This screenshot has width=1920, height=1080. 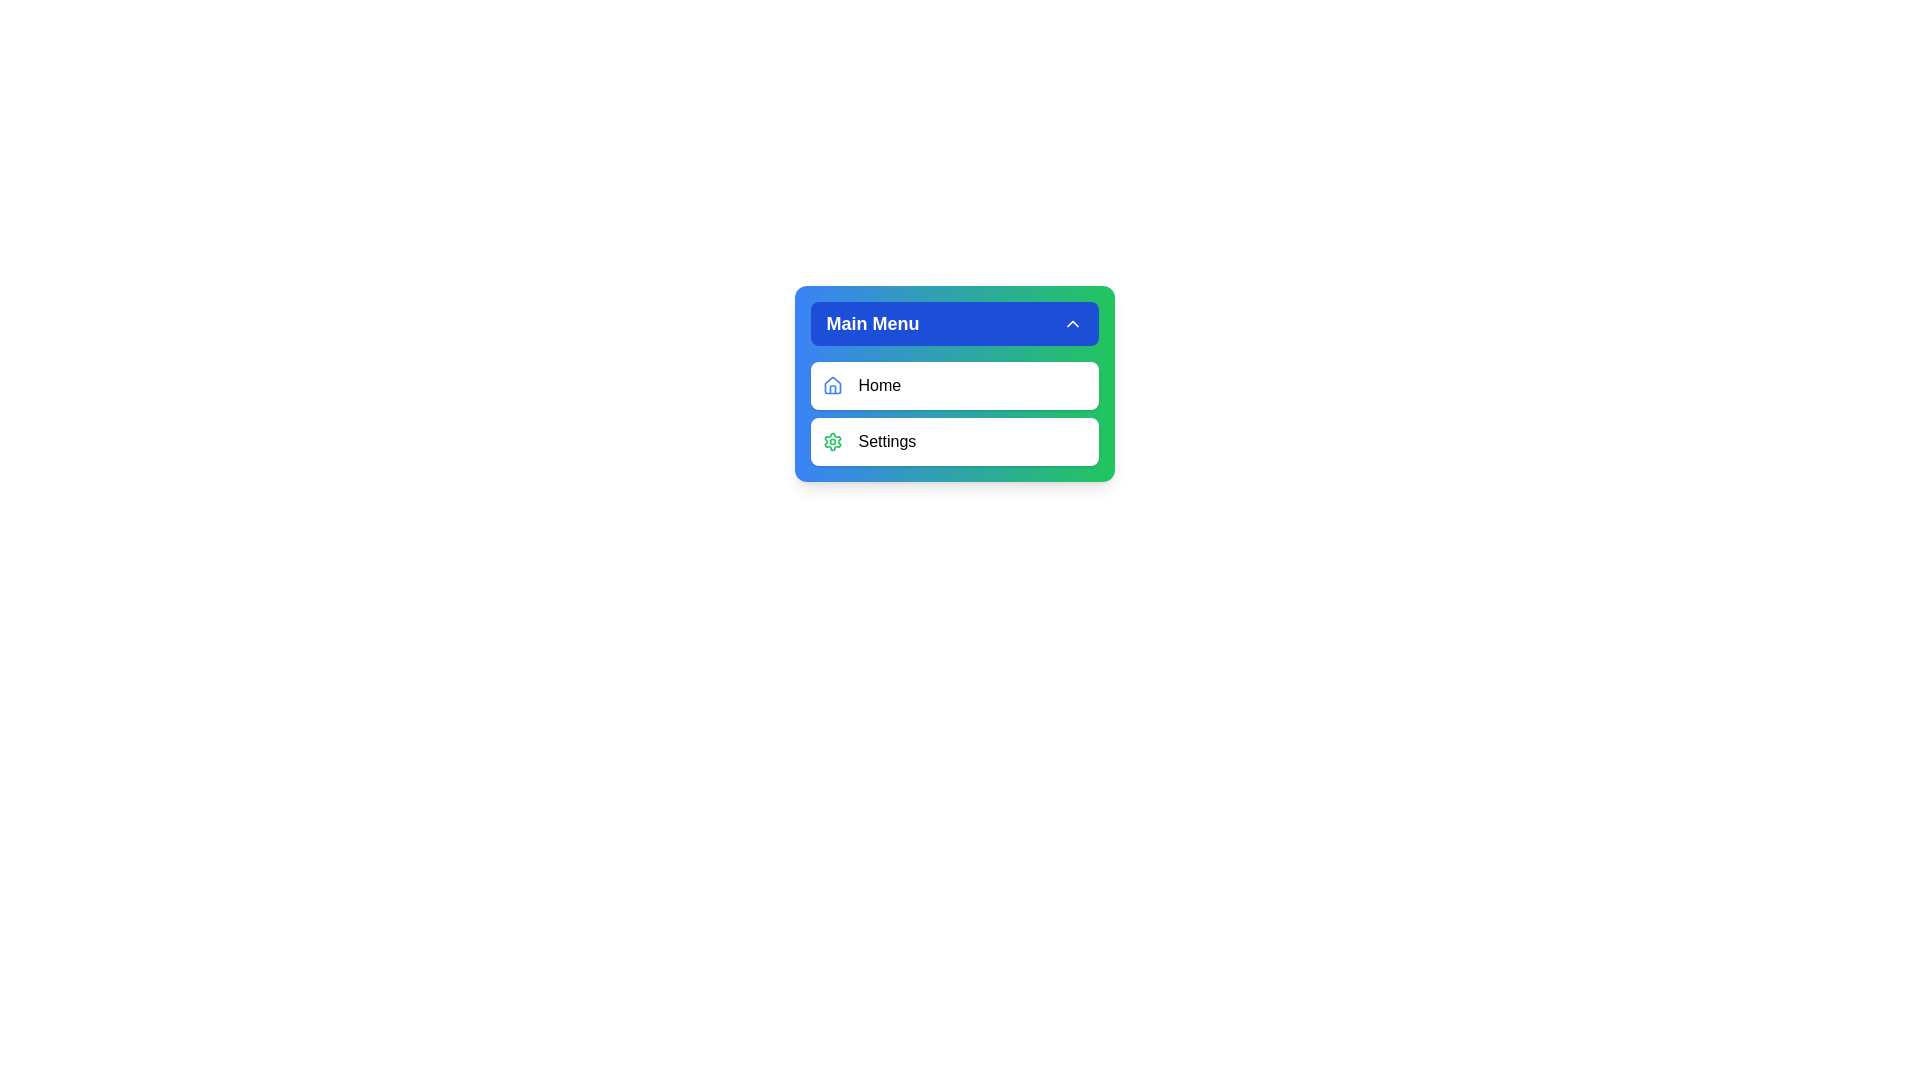 What do you see at coordinates (953, 323) in the screenshot?
I see `the Dropdown button located at the top center of the menu` at bounding box center [953, 323].